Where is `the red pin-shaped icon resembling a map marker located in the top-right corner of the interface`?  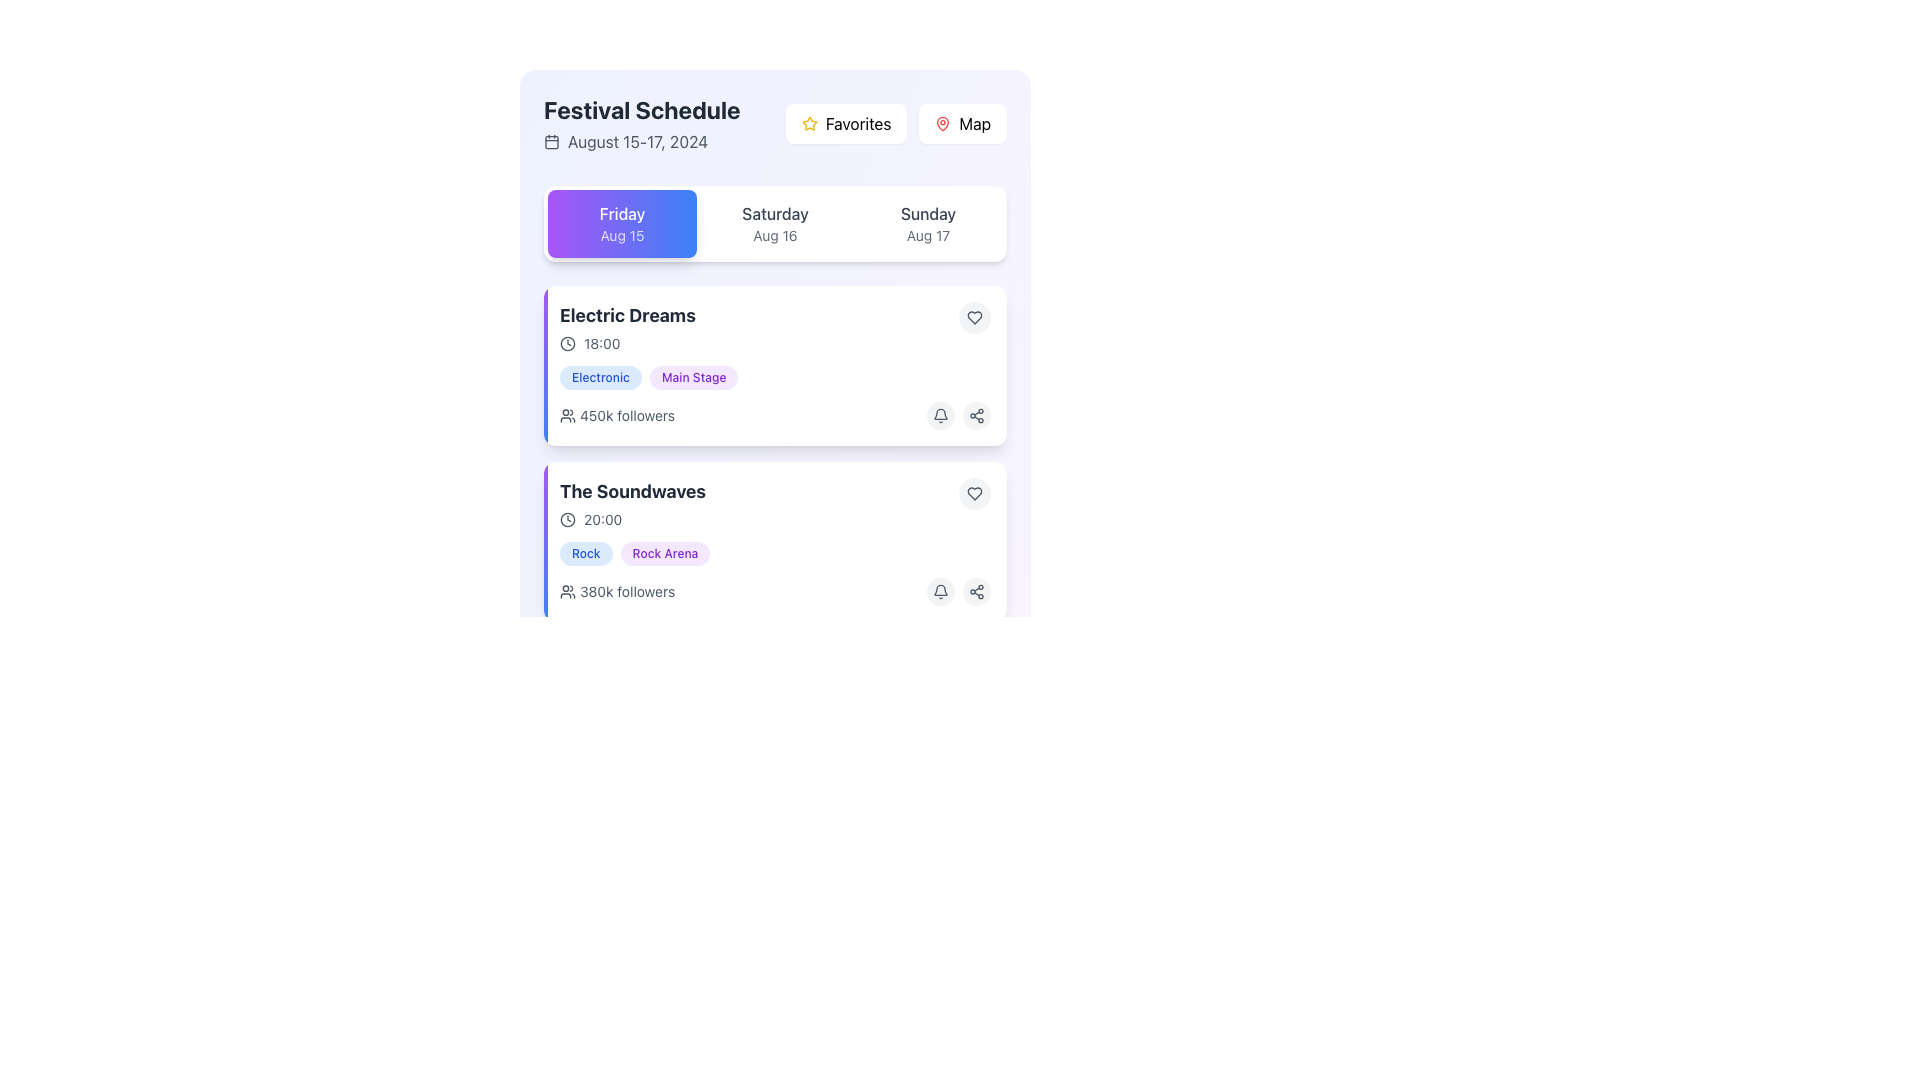 the red pin-shaped icon resembling a map marker located in the top-right corner of the interface is located at coordinates (942, 123).